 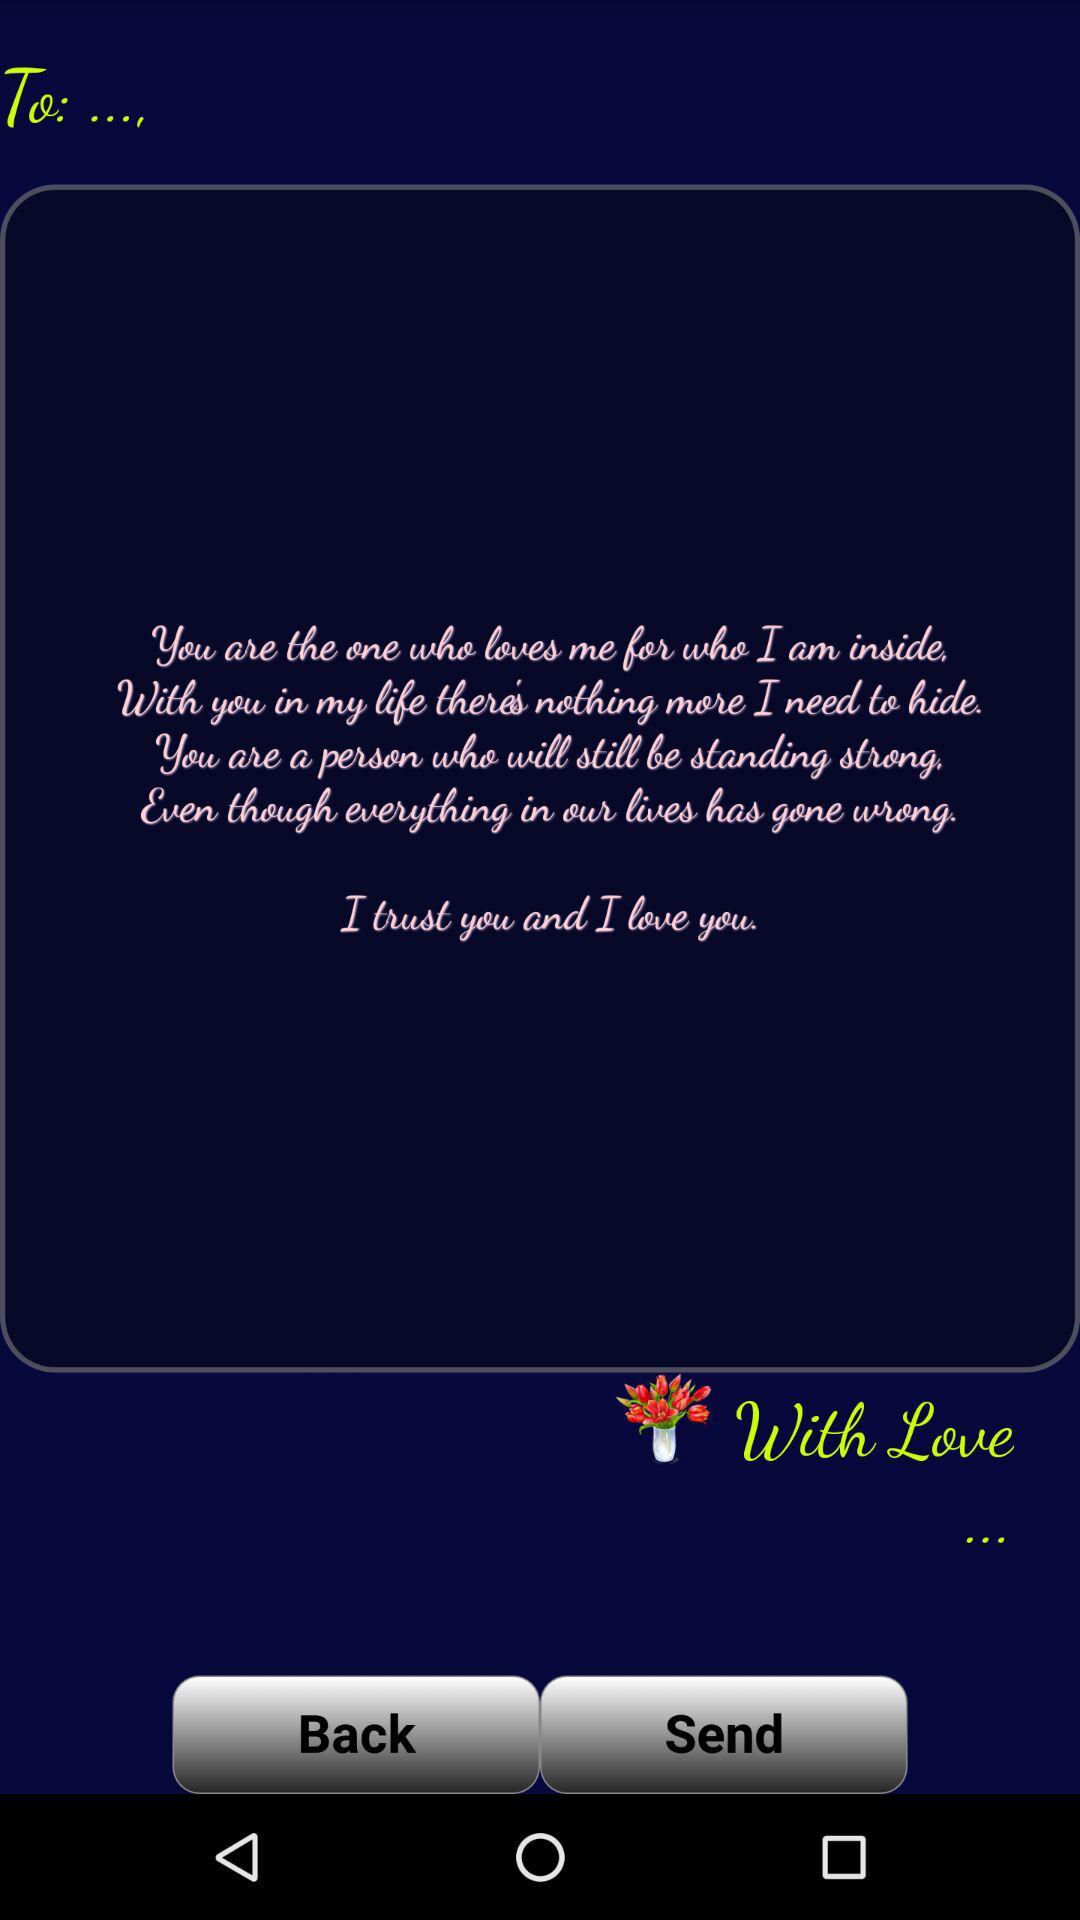 What do you see at coordinates (355, 1733) in the screenshot?
I see `button at the bottom left corner` at bounding box center [355, 1733].